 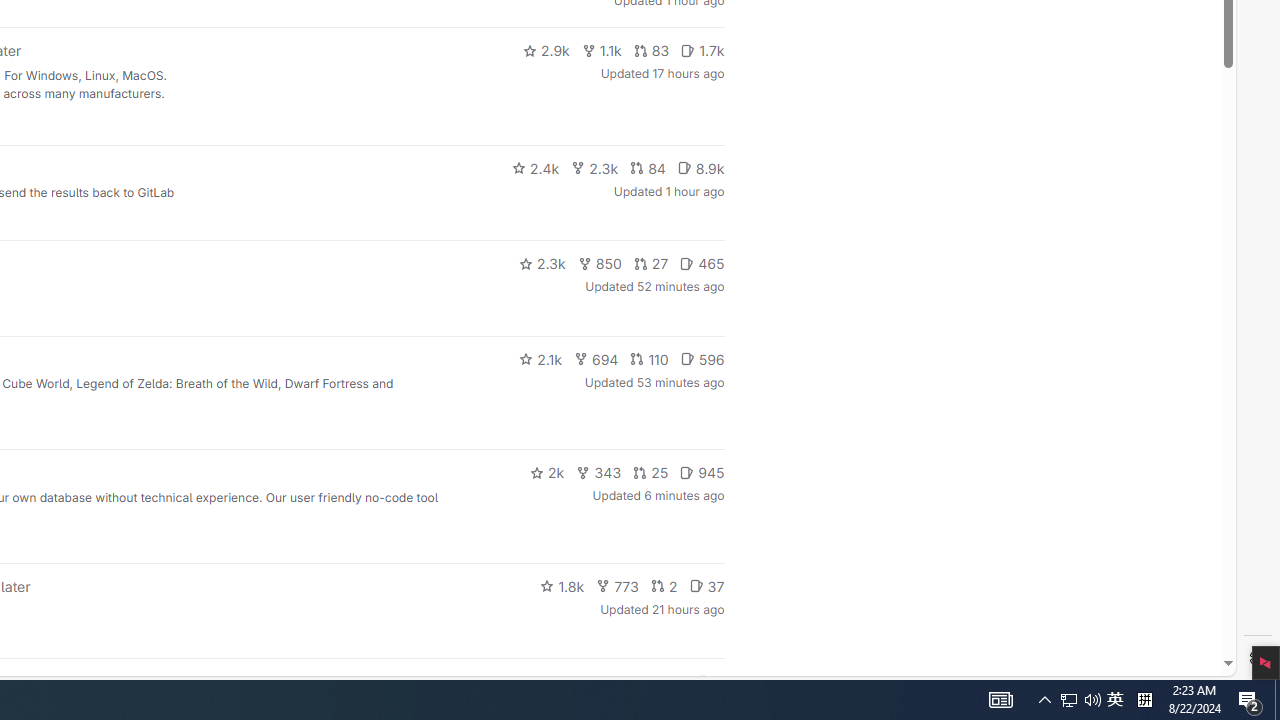 I want to click on '110', so click(x=649, y=357).